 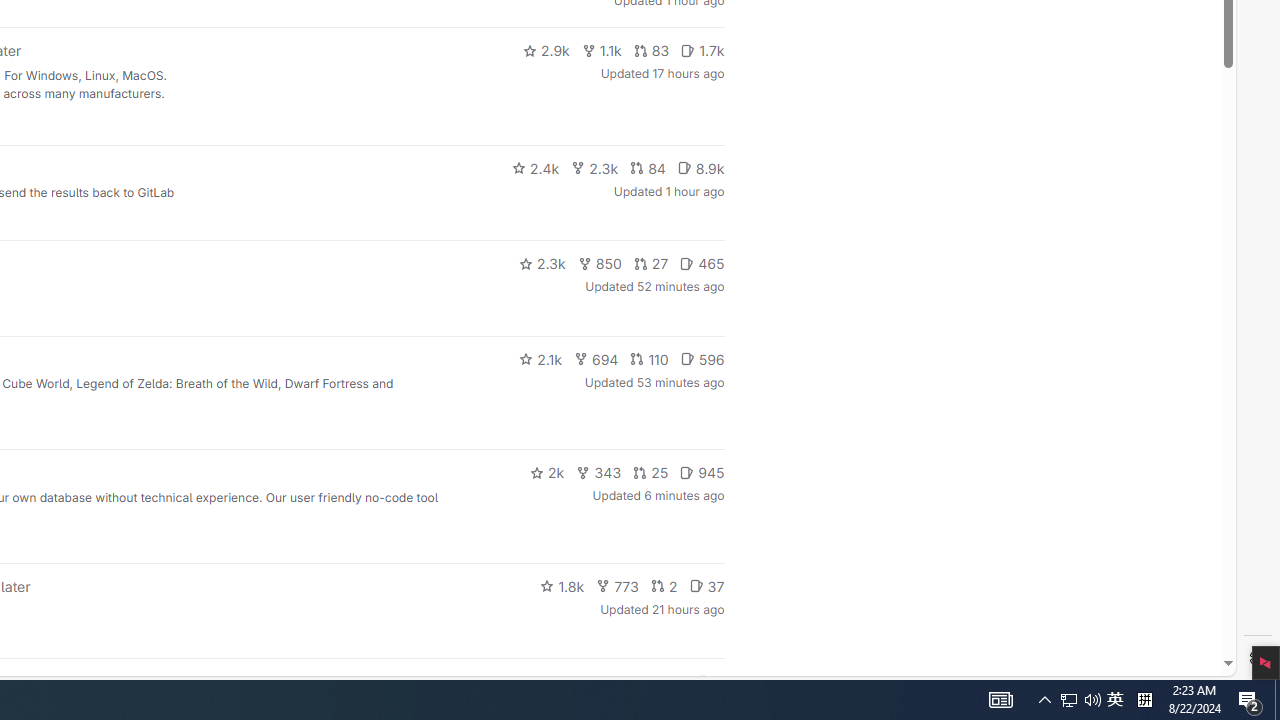 I want to click on '110', so click(x=649, y=357).